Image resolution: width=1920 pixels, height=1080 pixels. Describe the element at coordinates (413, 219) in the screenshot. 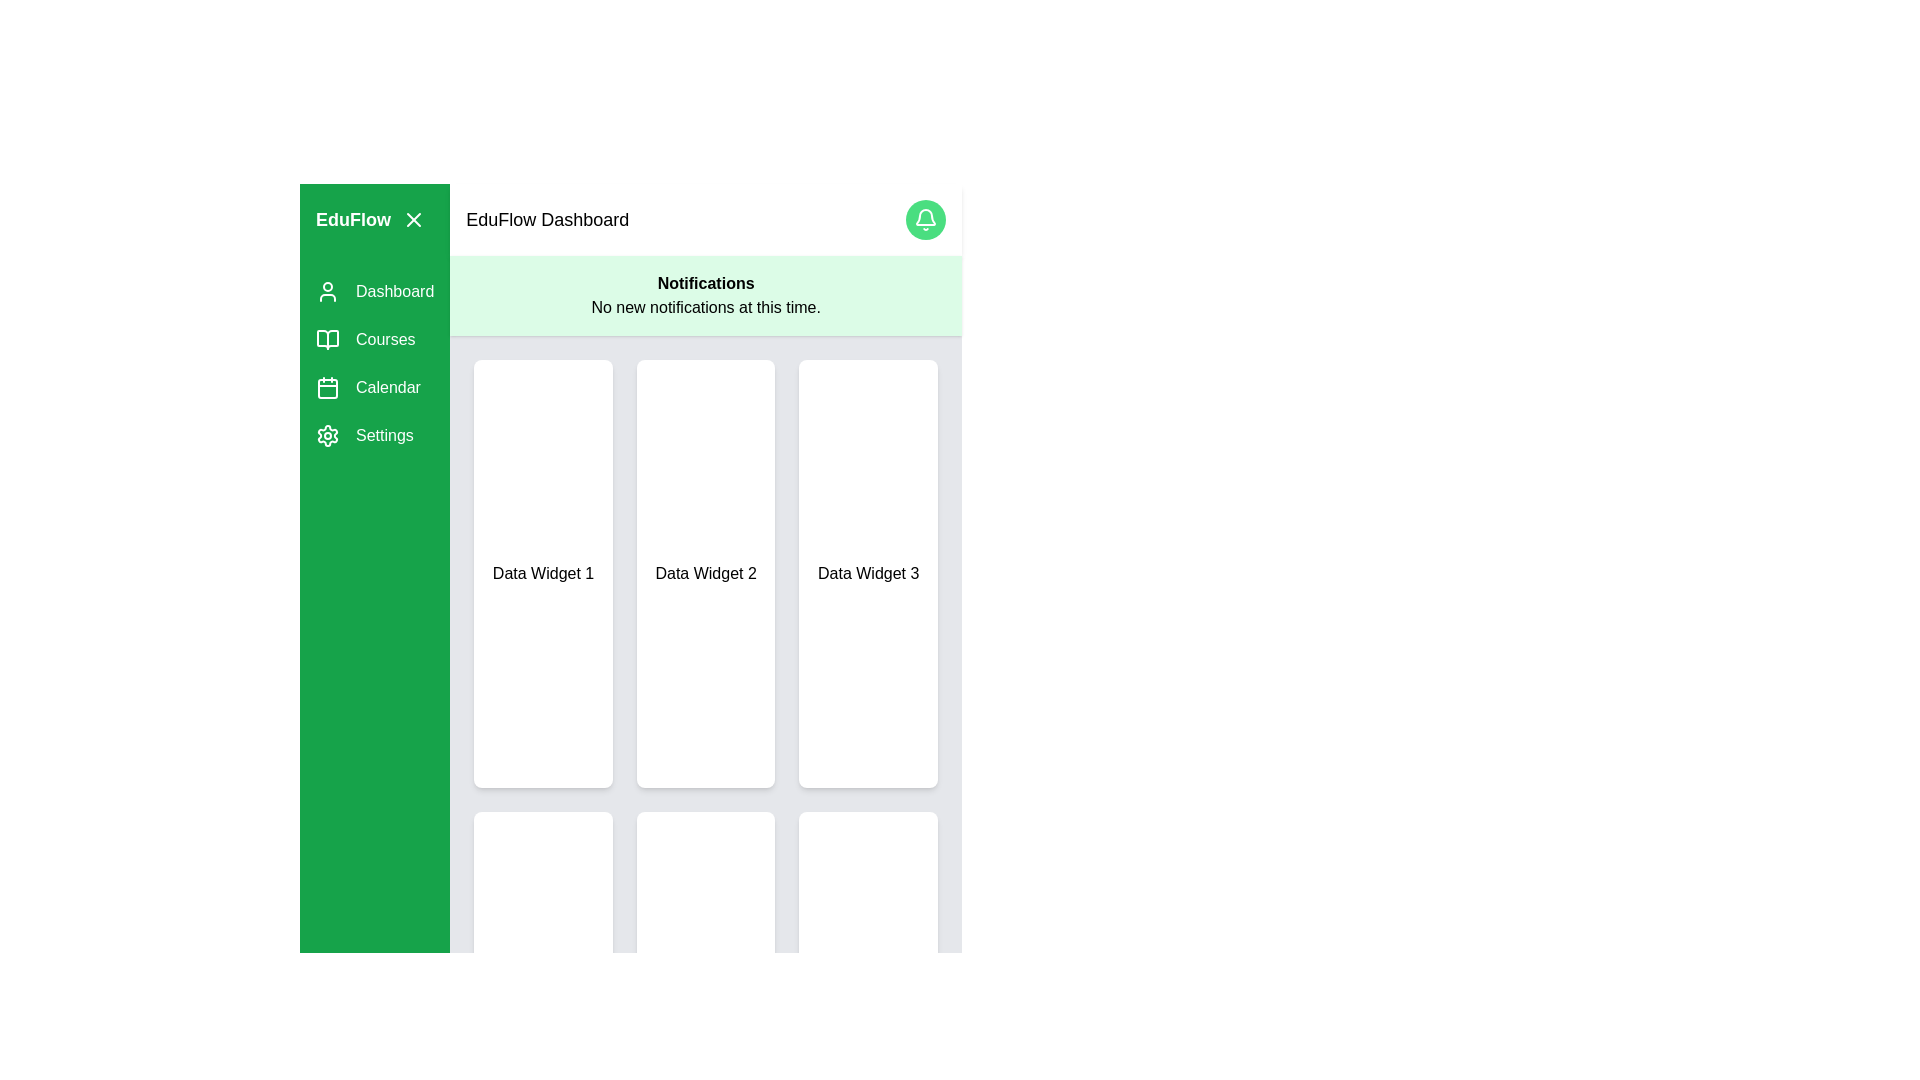

I see `the Close icon located near the top right corner of the header section` at that location.